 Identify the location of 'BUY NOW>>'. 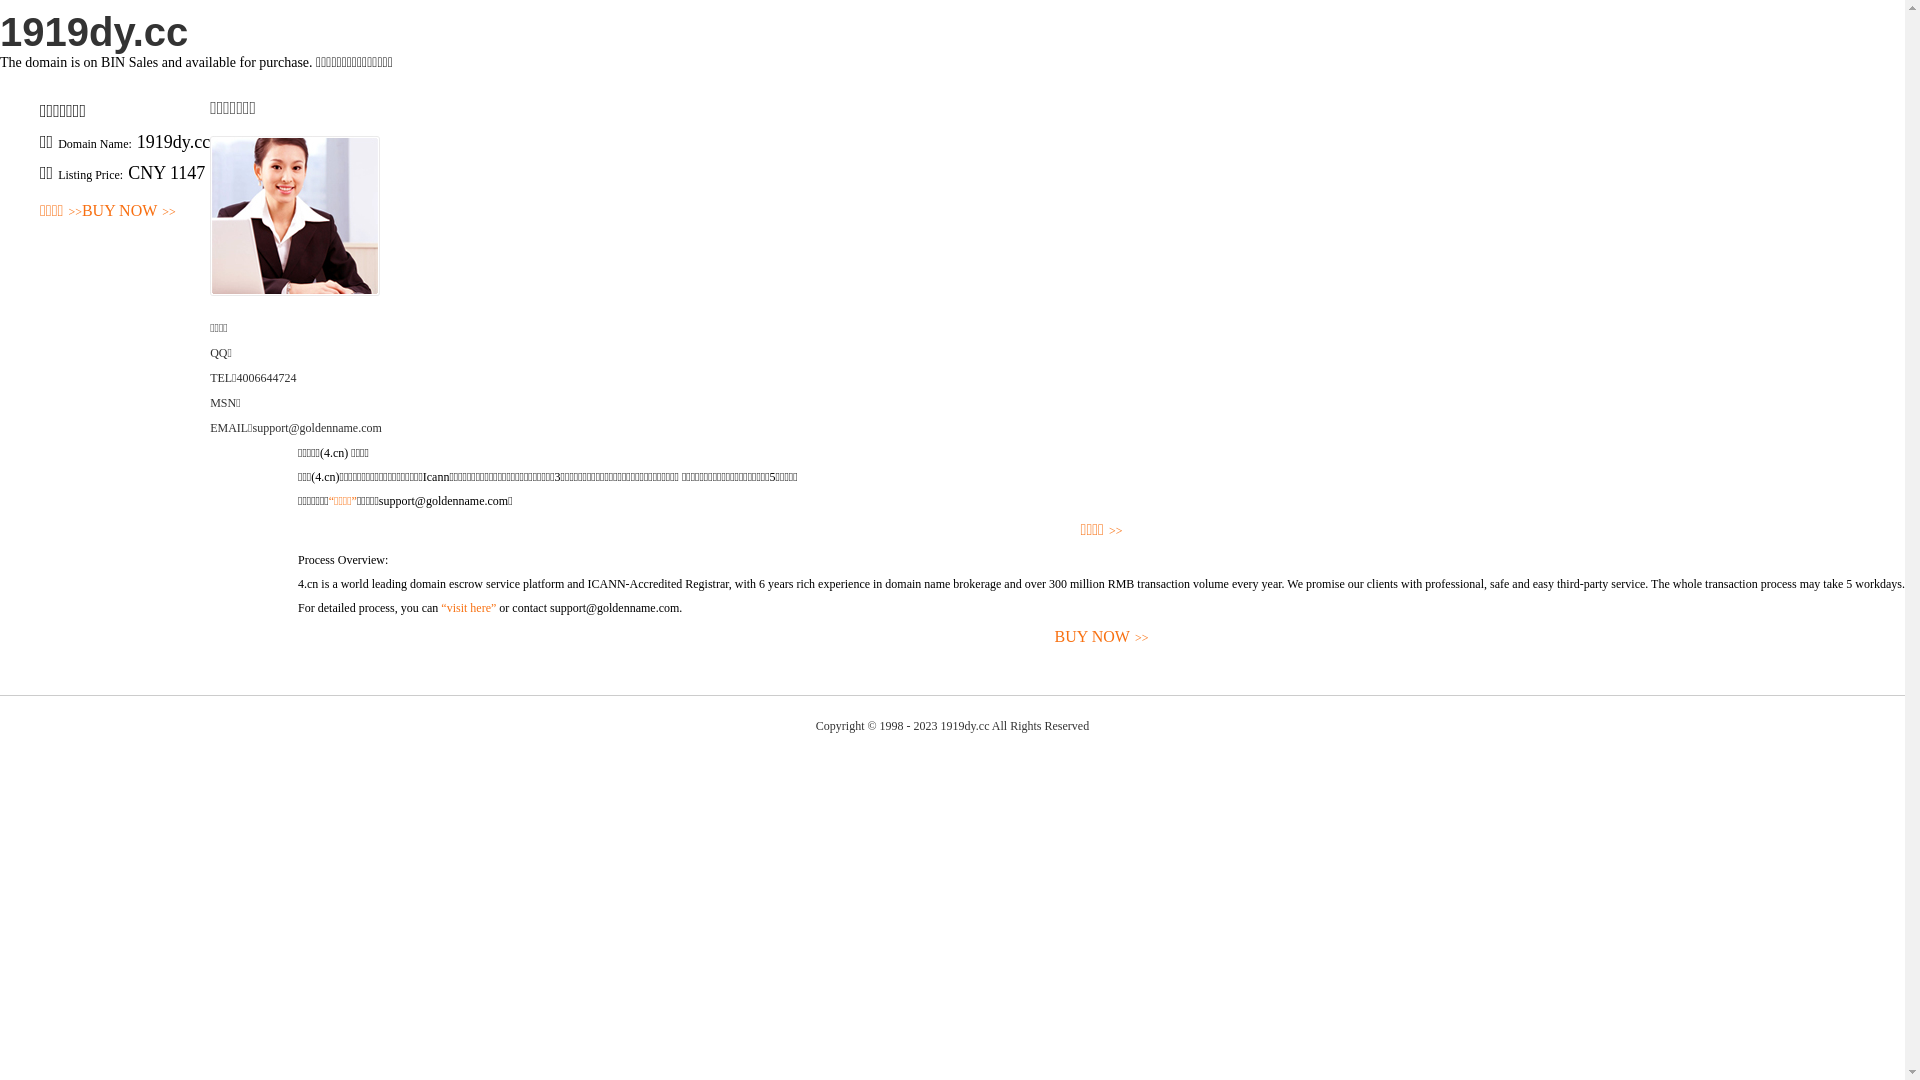
(1100, 637).